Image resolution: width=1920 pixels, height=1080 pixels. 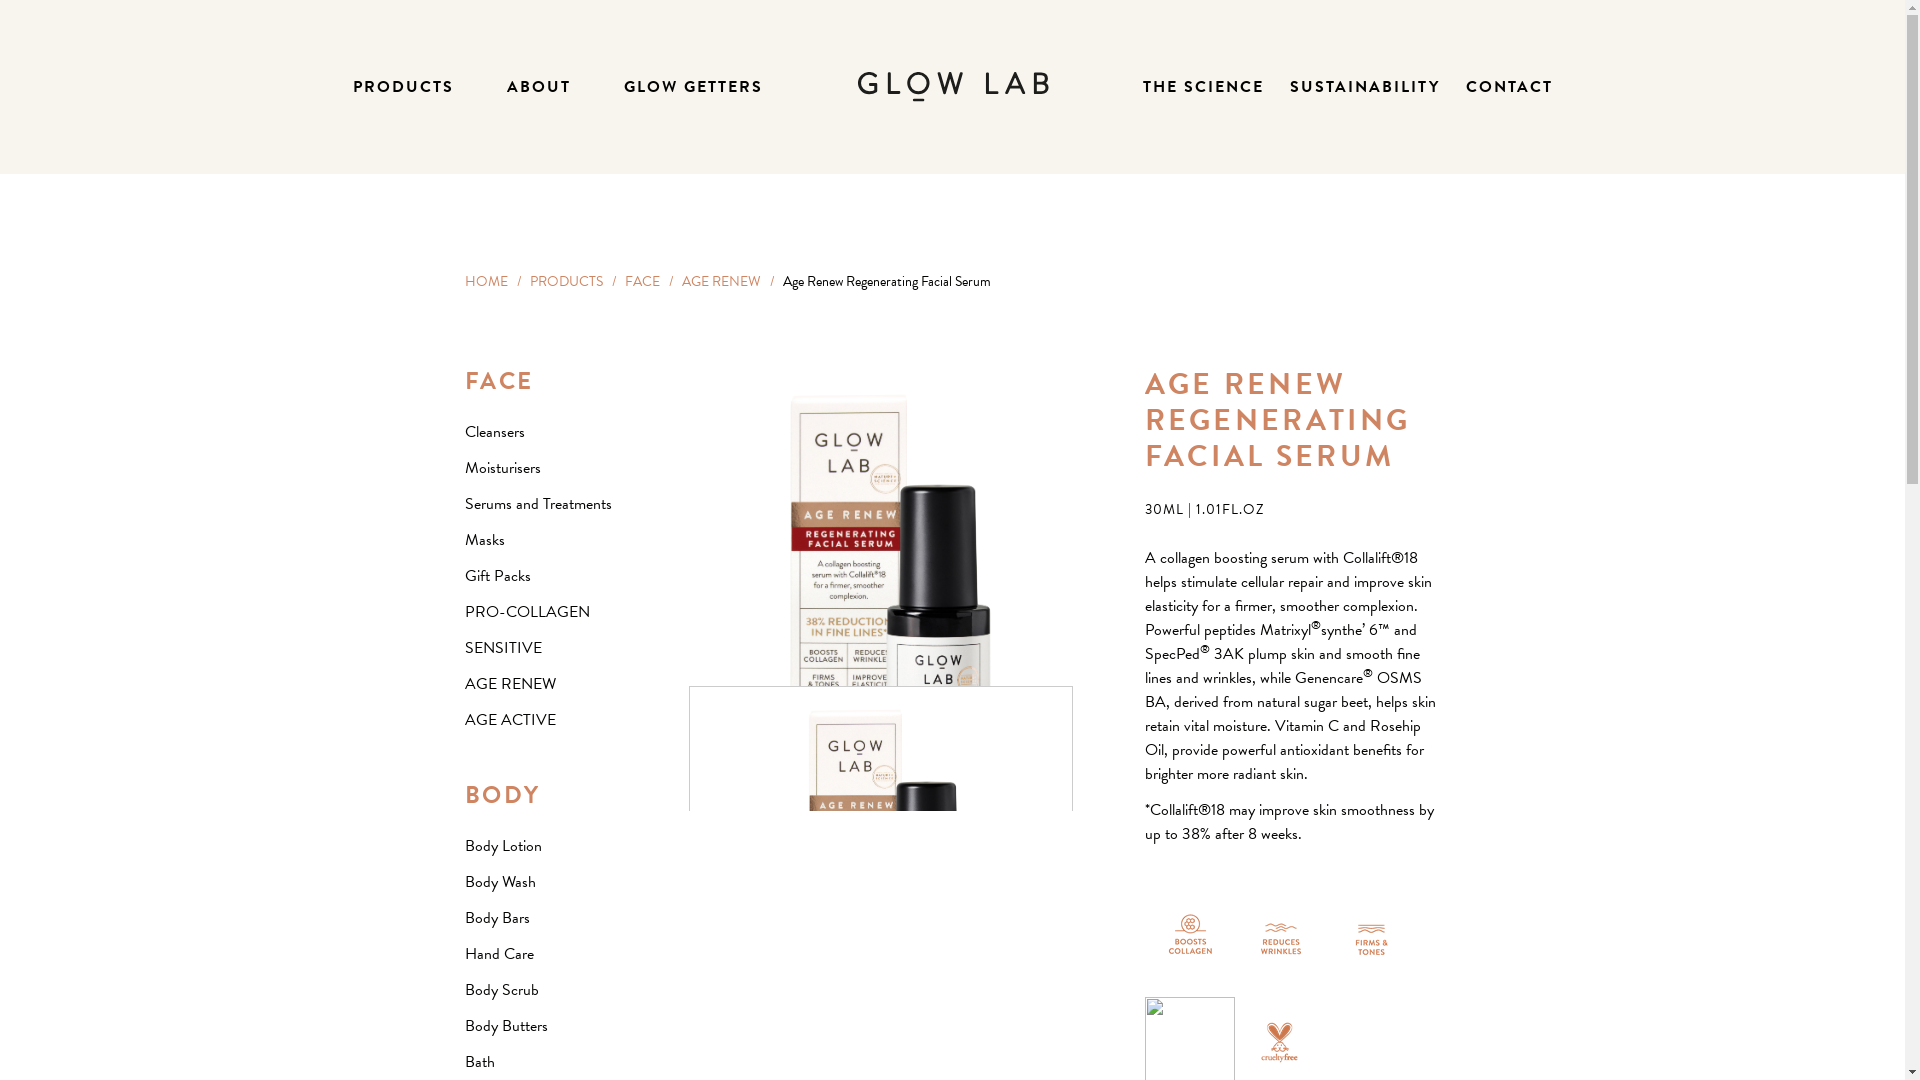 I want to click on 'FACE', so click(x=499, y=381).